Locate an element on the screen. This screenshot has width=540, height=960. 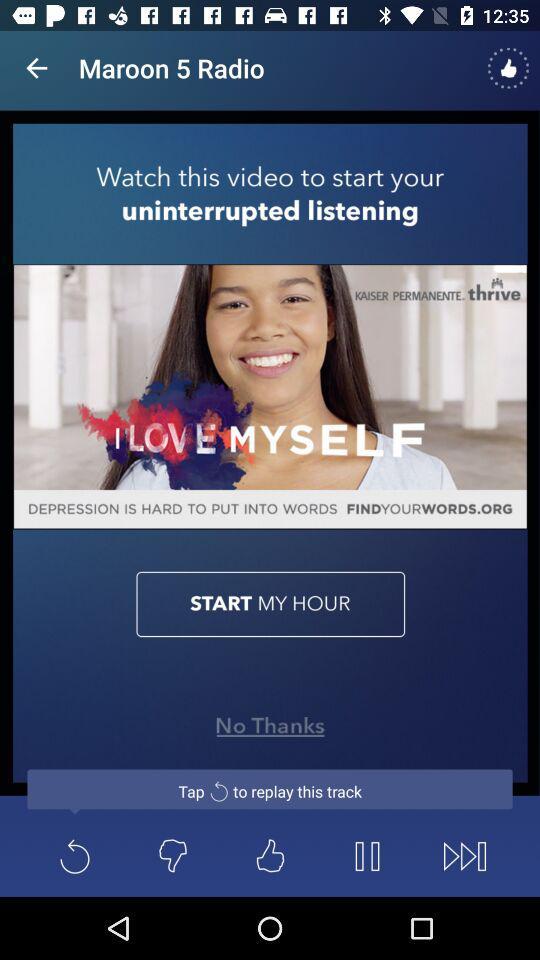
the skip_next icon is located at coordinates (464, 855).